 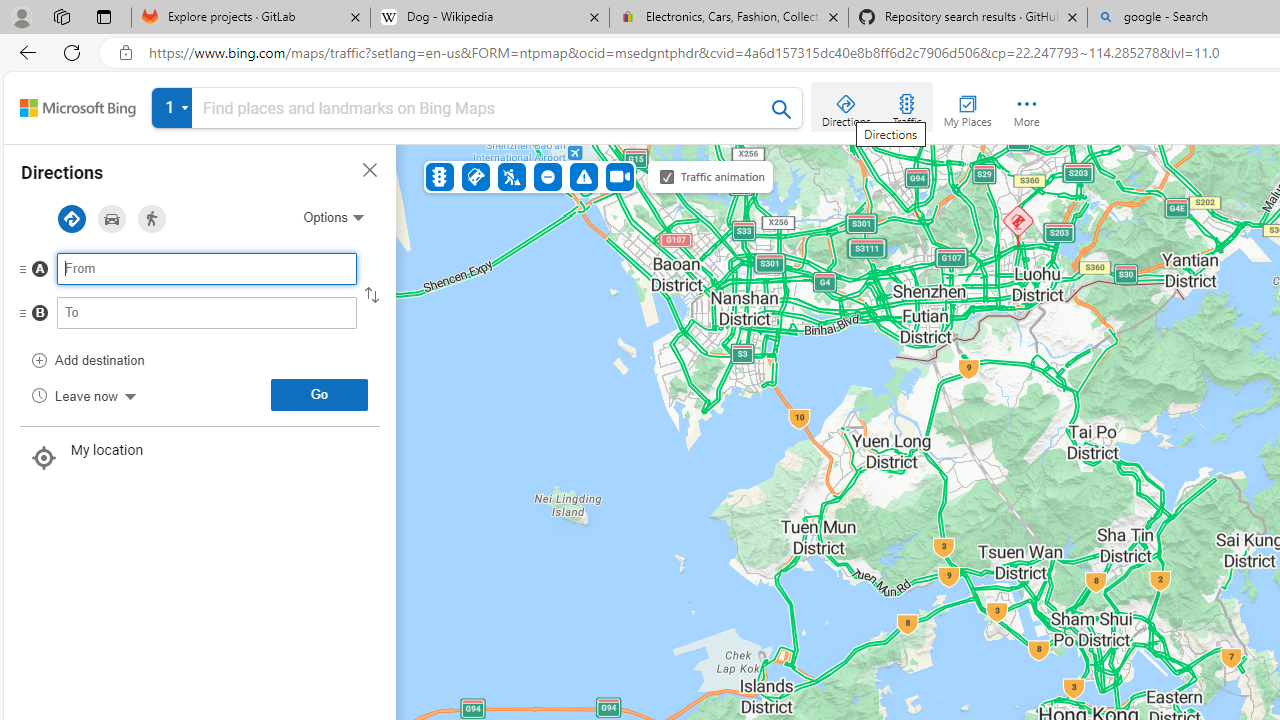 What do you see at coordinates (728, 17) in the screenshot?
I see `'Electronics, Cars, Fashion, Collectibles & More | eBay'` at bounding box center [728, 17].